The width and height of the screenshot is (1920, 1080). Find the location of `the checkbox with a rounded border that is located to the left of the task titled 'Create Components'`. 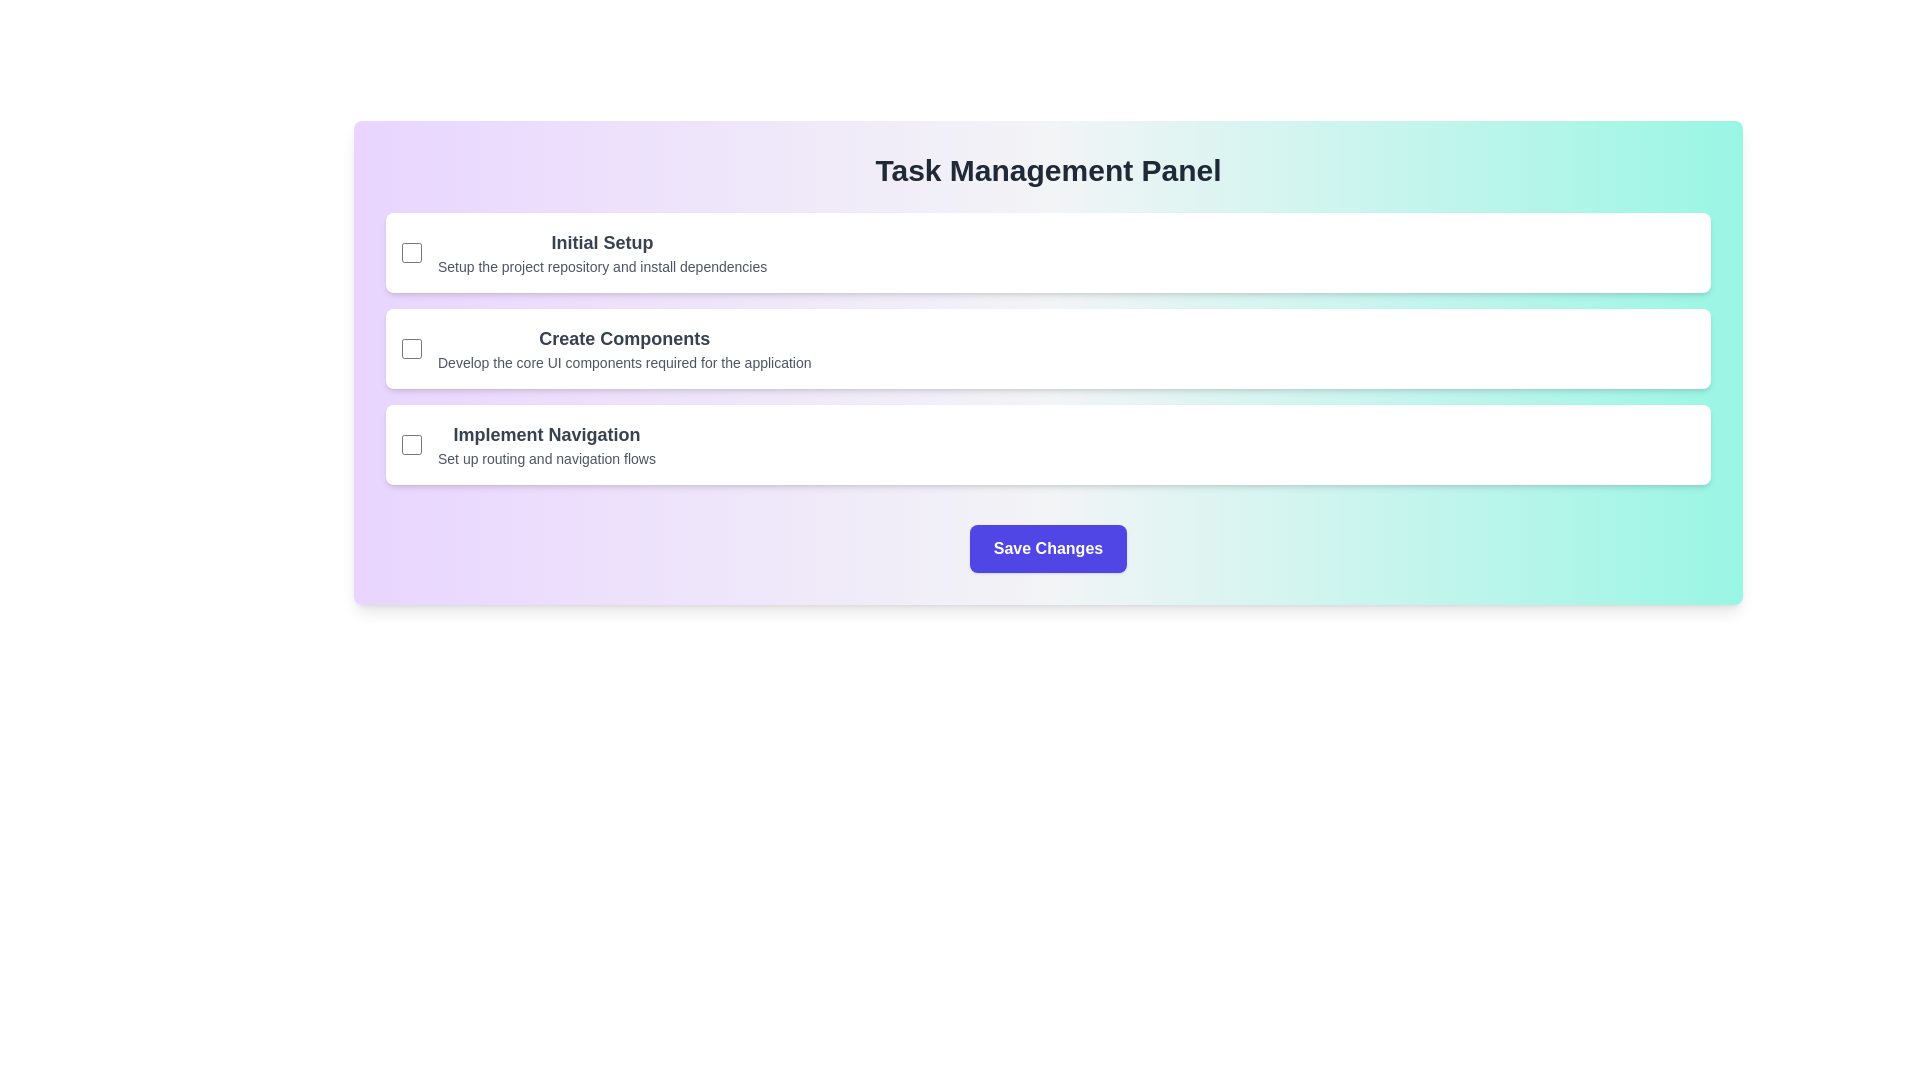

the checkbox with a rounded border that is located to the left of the task titled 'Create Components' is located at coordinates (411, 347).